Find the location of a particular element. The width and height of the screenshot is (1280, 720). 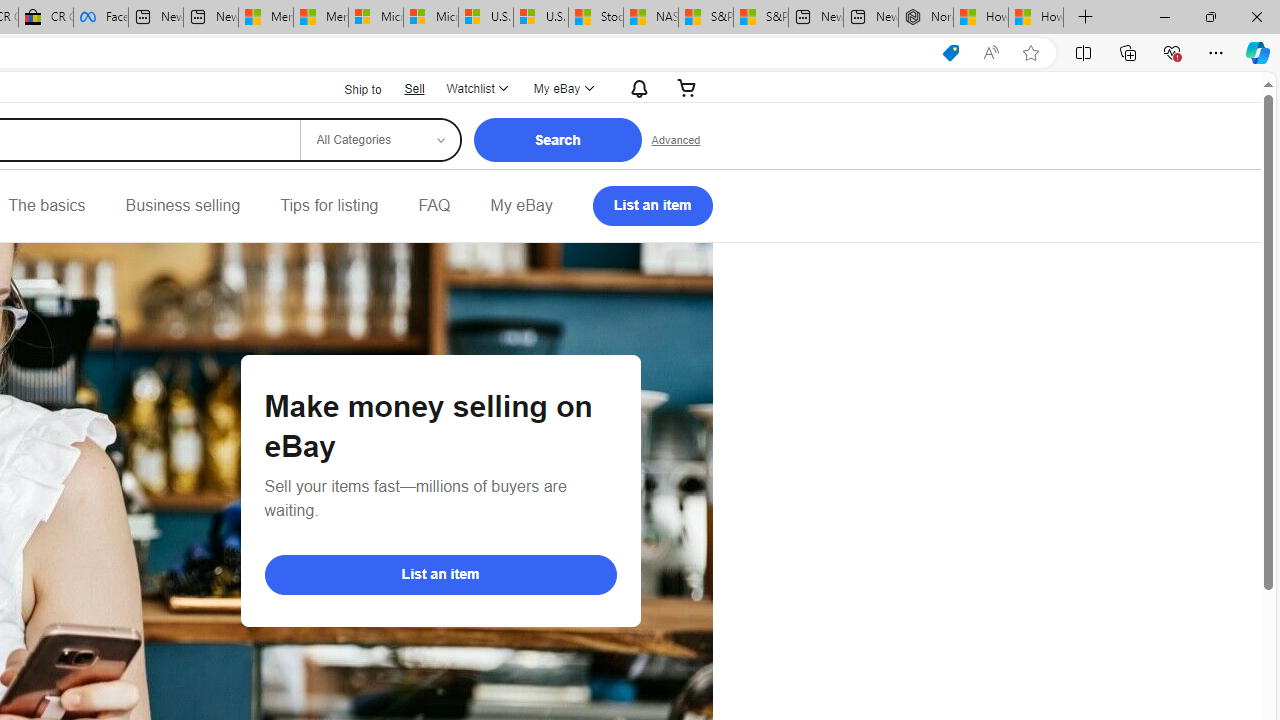

'Tips for listing' is located at coordinates (329, 205).